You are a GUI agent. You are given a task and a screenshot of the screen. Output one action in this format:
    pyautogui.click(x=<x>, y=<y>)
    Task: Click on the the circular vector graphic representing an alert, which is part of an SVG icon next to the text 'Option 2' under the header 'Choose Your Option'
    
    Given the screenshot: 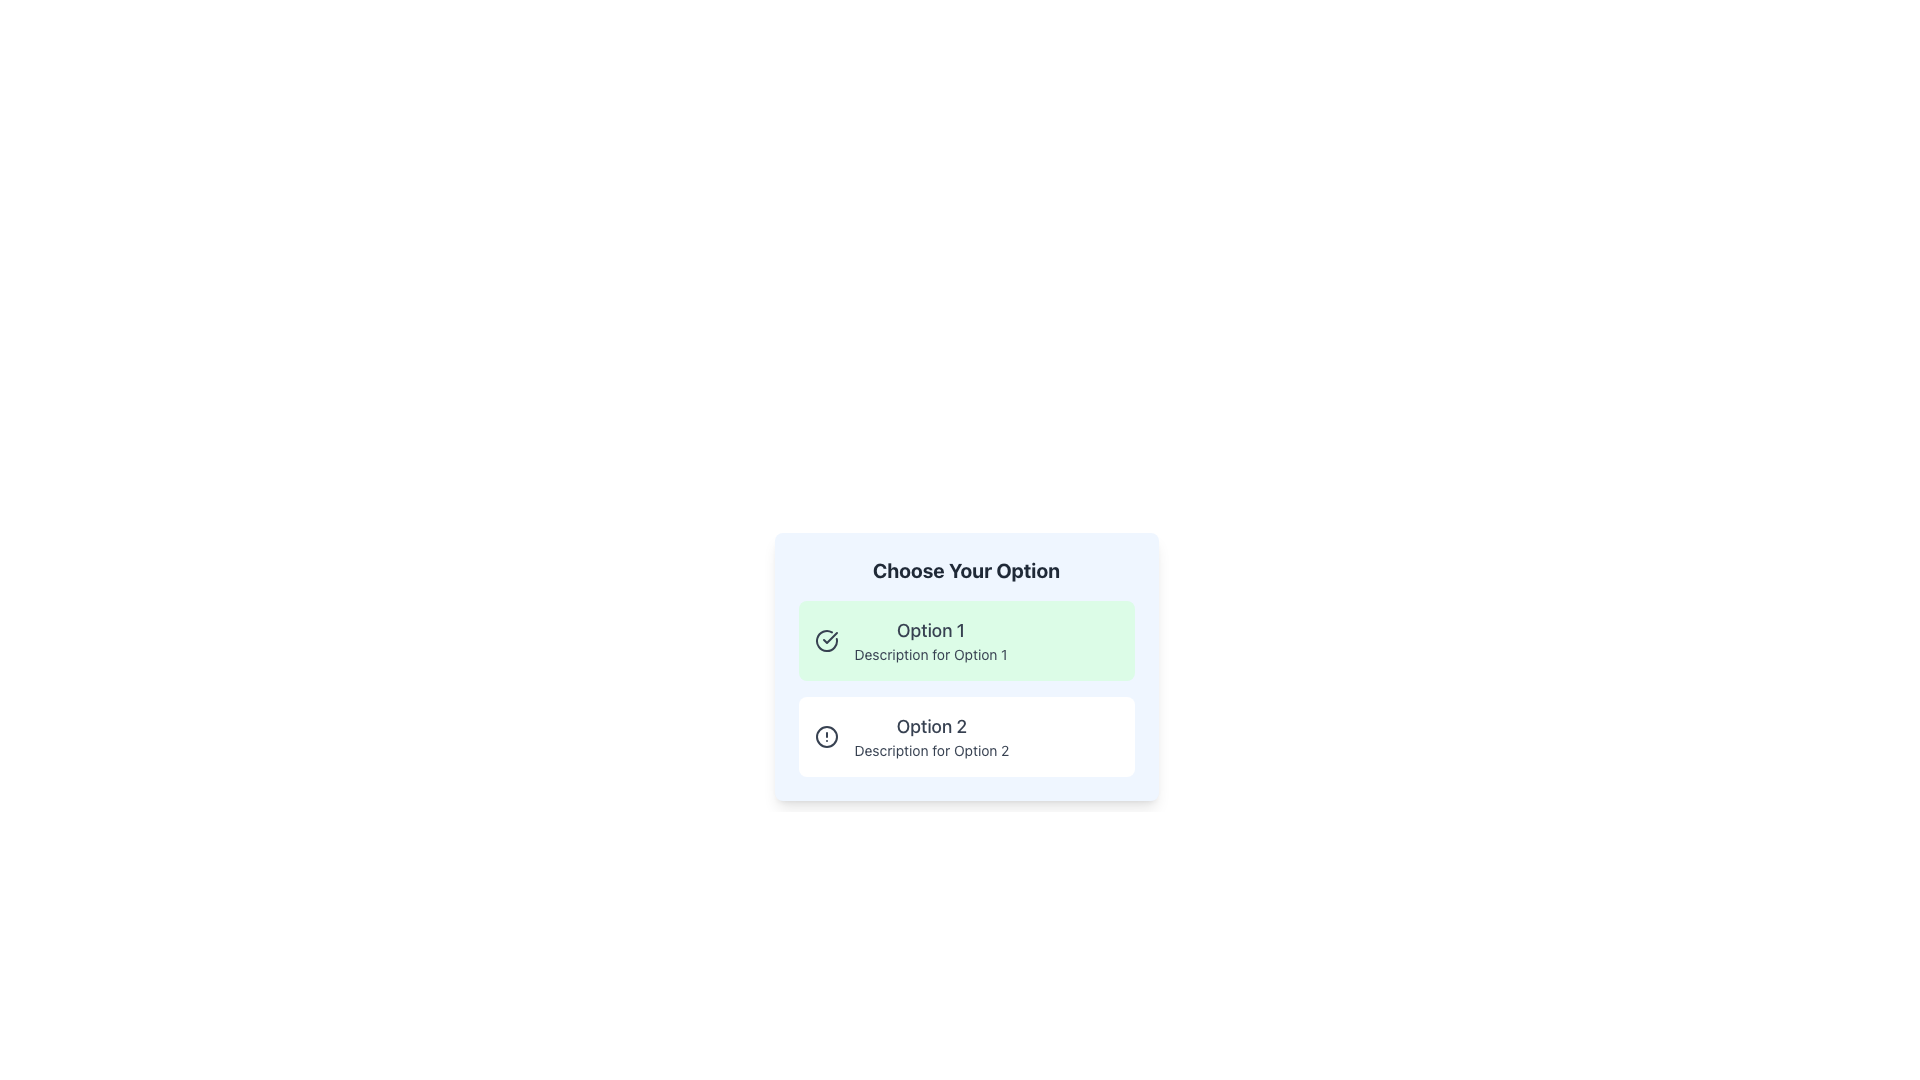 What is the action you would take?
    pyautogui.click(x=826, y=736)
    